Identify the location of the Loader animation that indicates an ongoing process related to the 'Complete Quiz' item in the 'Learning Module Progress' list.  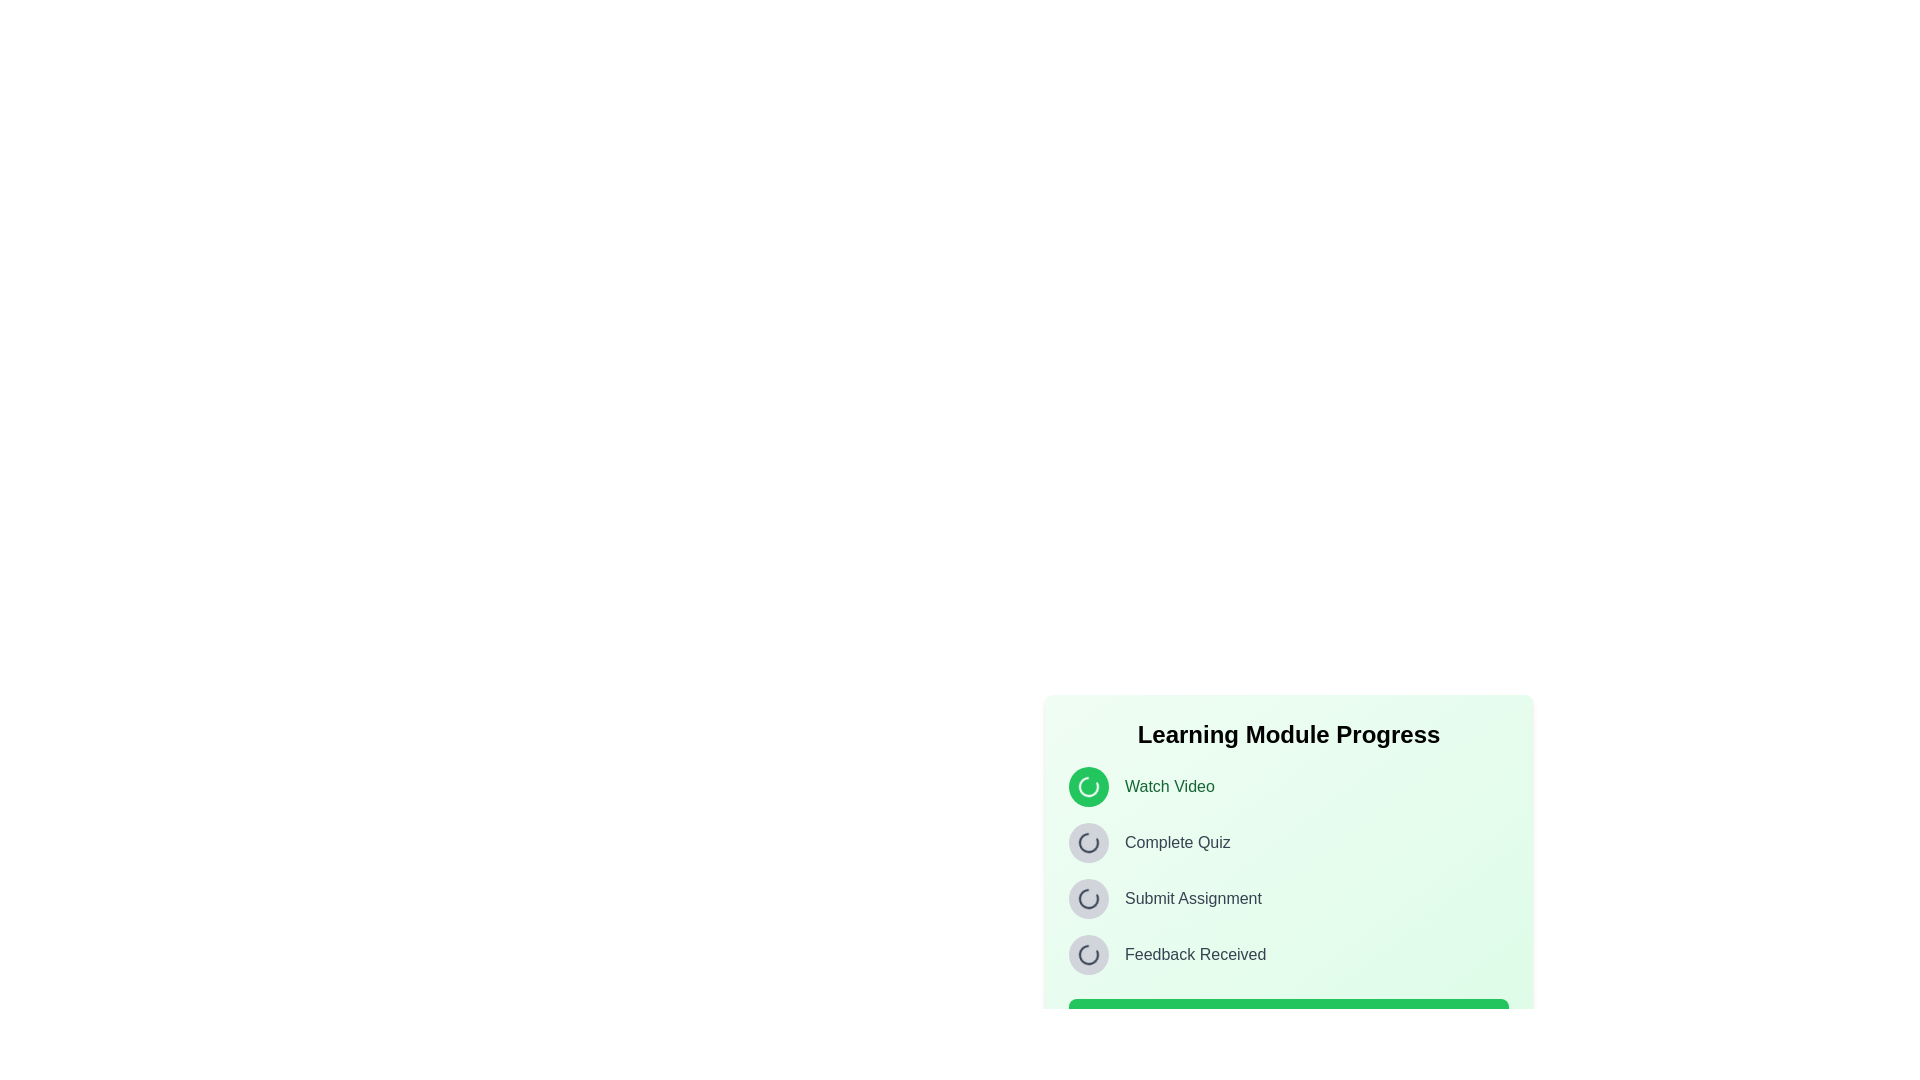
(1088, 843).